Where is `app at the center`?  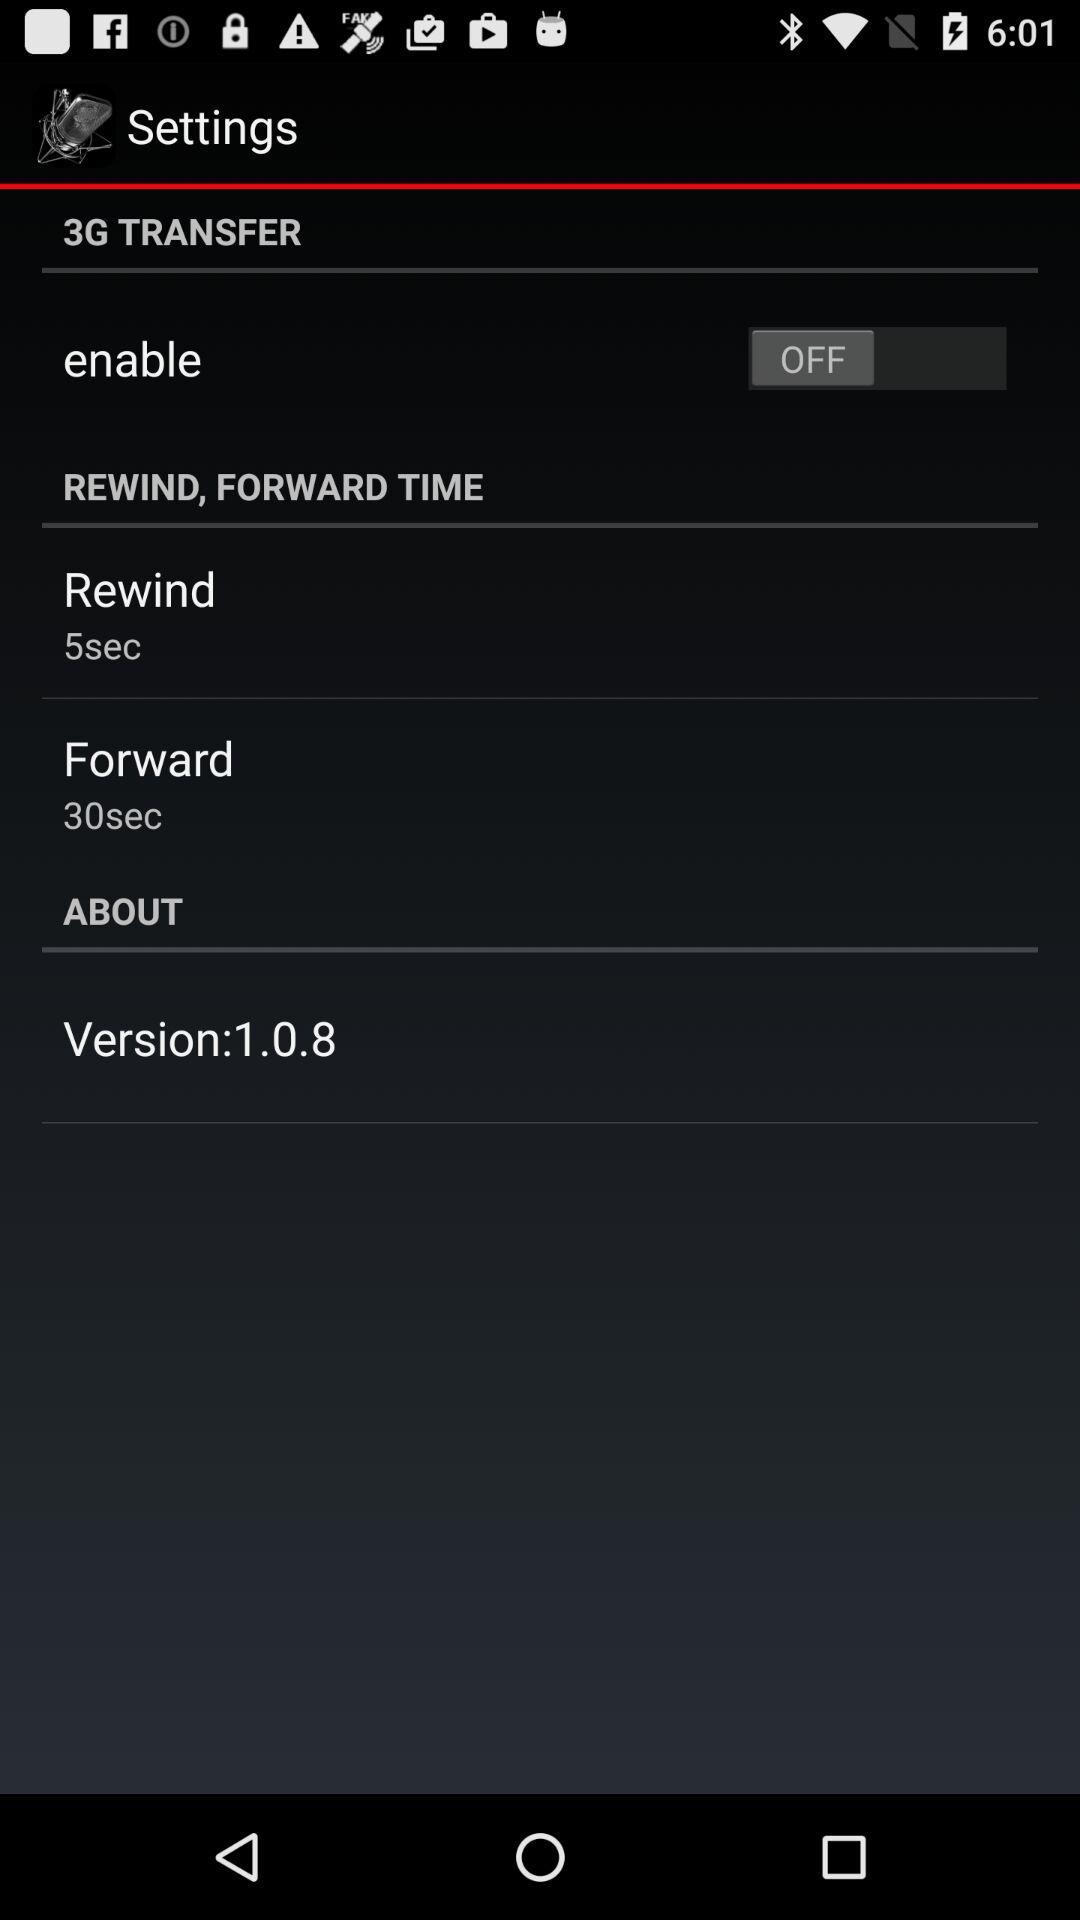
app at the center is located at coordinates (540, 909).